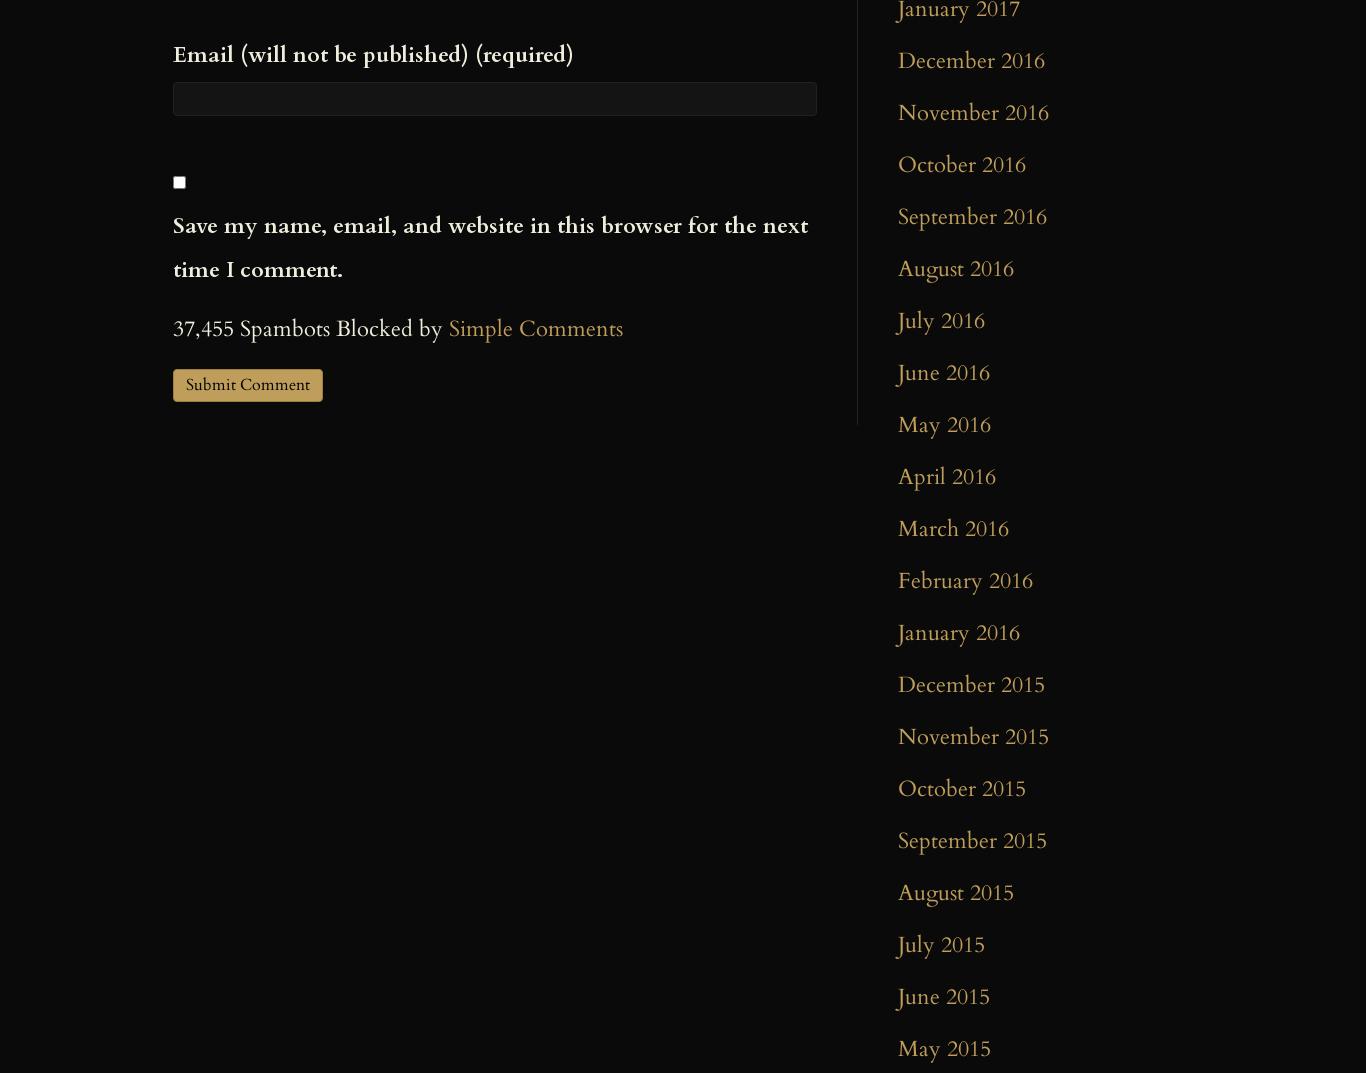 This screenshot has width=1366, height=1073. What do you see at coordinates (897, 840) in the screenshot?
I see `'September 2015'` at bounding box center [897, 840].